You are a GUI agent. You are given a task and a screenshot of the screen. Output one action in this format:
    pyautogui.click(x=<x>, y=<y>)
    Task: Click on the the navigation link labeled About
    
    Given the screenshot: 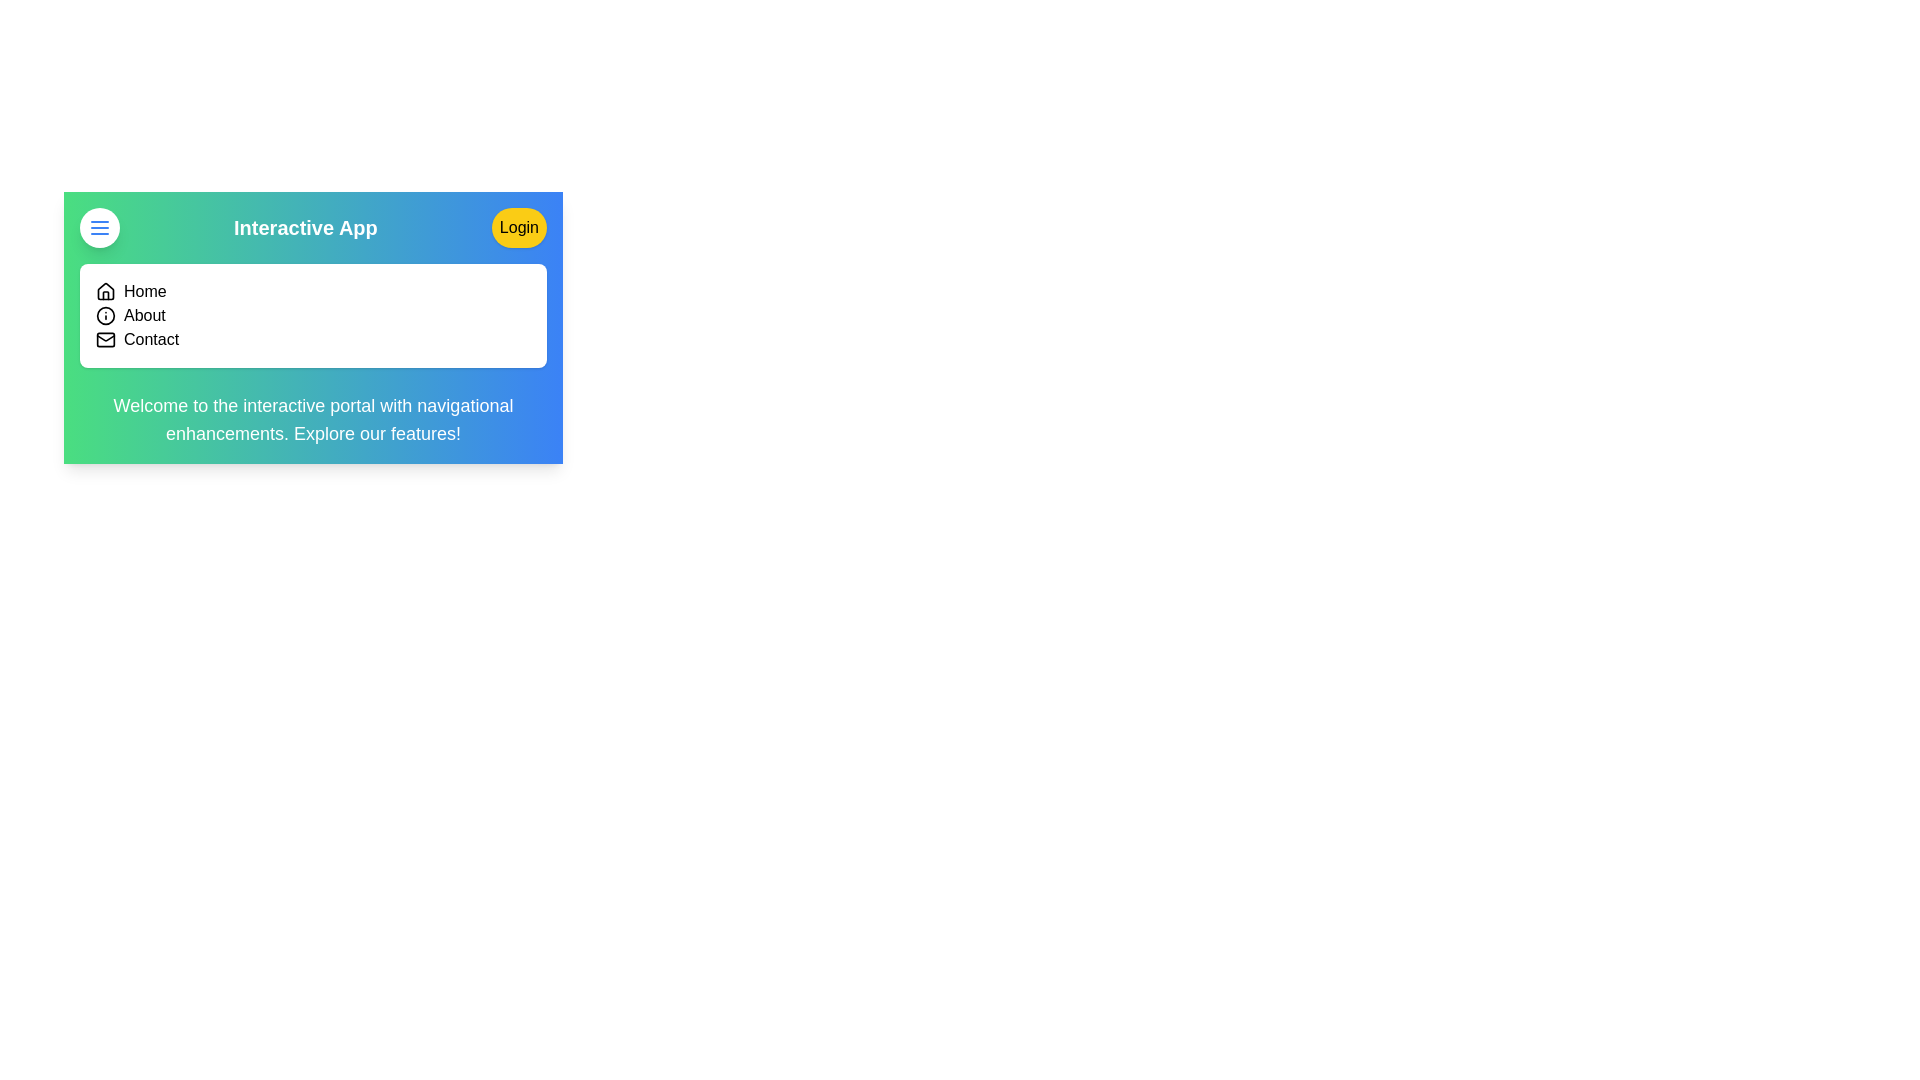 What is the action you would take?
    pyautogui.click(x=143, y=315)
    